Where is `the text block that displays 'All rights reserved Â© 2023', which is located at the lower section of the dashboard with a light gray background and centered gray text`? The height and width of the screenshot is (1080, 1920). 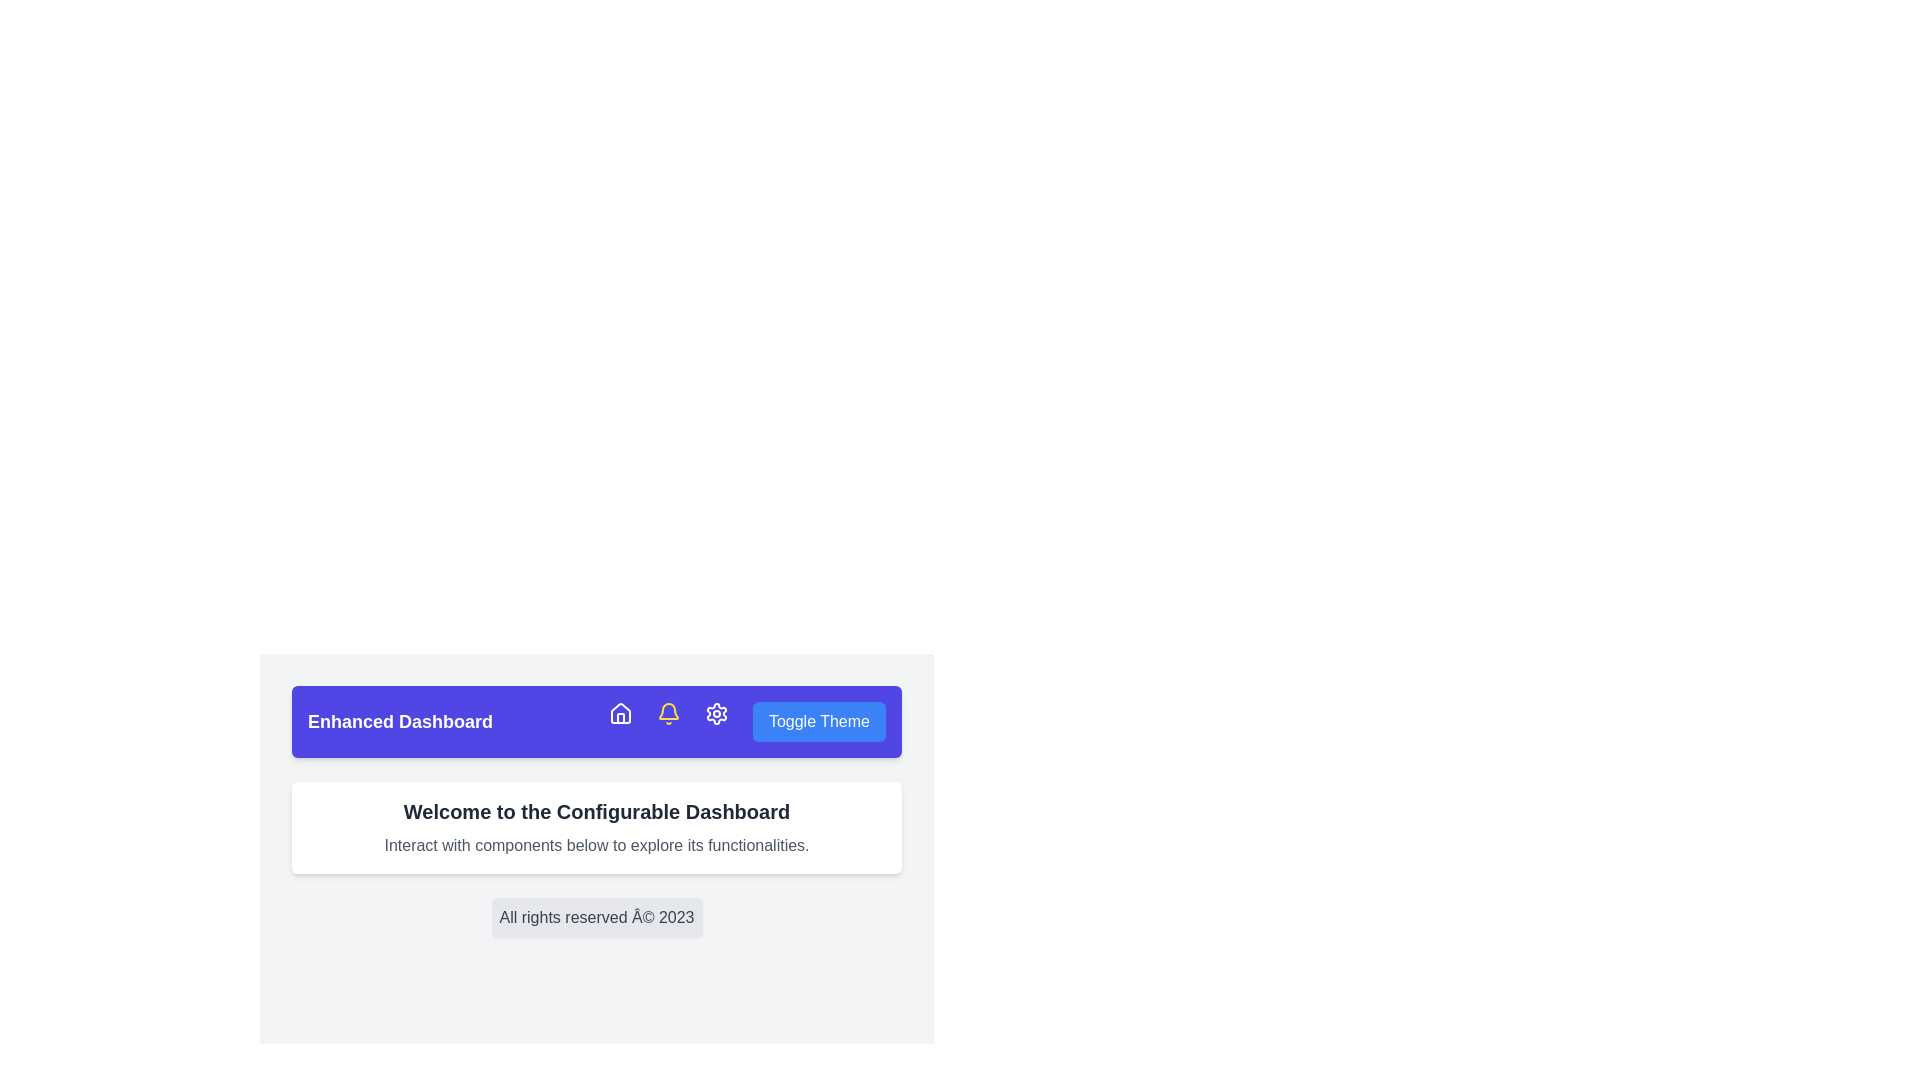 the text block that displays 'All rights reserved Â© 2023', which is located at the lower section of the dashboard with a light gray background and centered gray text is located at coordinates (595, 918).